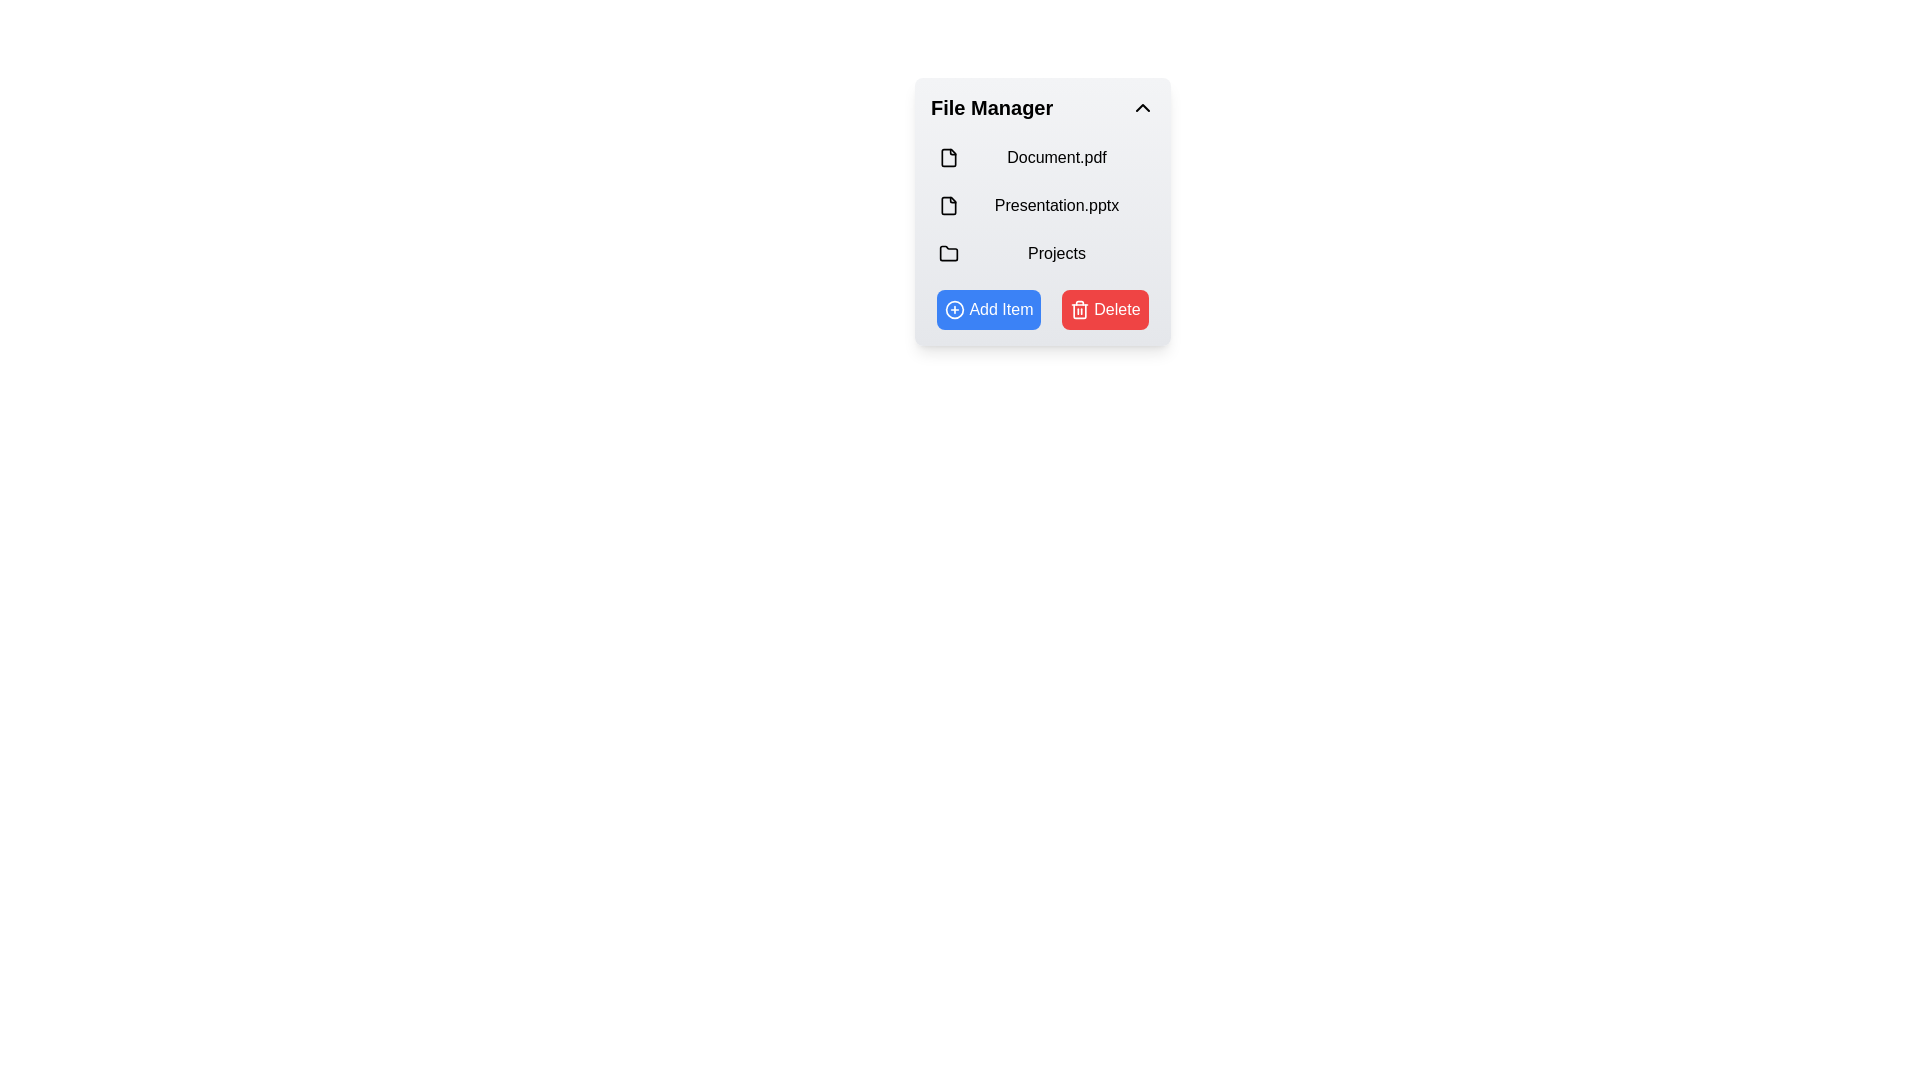 The height and width of the screenshot is (1080, 1920). What do you see at coordinates (954, 309) in the screenshot?
I see `the small circular 'plus' icon with a blue background and white border inside the 'Add Item' button in the 'File Manager' panel` at bounding box center [954, 309].